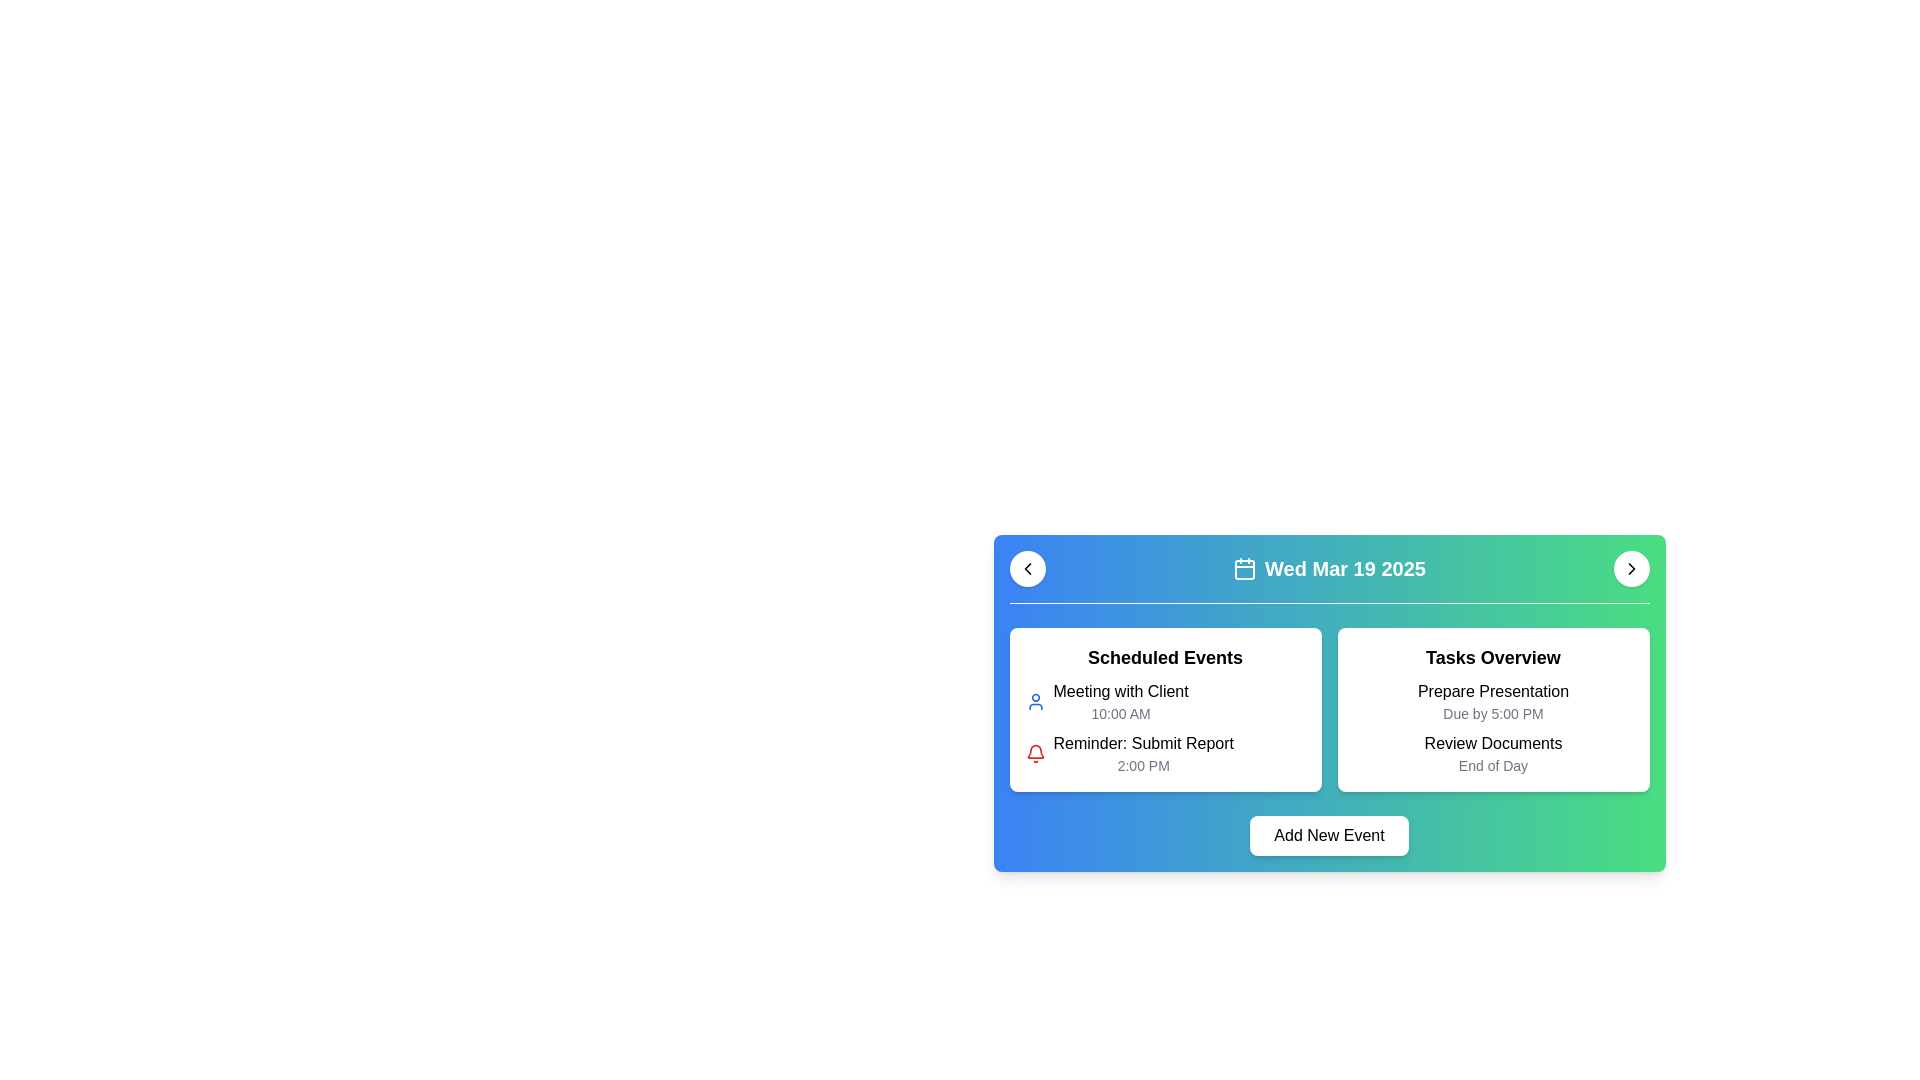 This screenshot has height=1080, width=1920. What do you see at coordinates (1493, 744) in the screenshot?
I see `the Text Label that communicates the title of a task within the 'Tasks Overview' section, located in the lower-right card above the text 'End of Day'` at bounding box center [1493, 744].